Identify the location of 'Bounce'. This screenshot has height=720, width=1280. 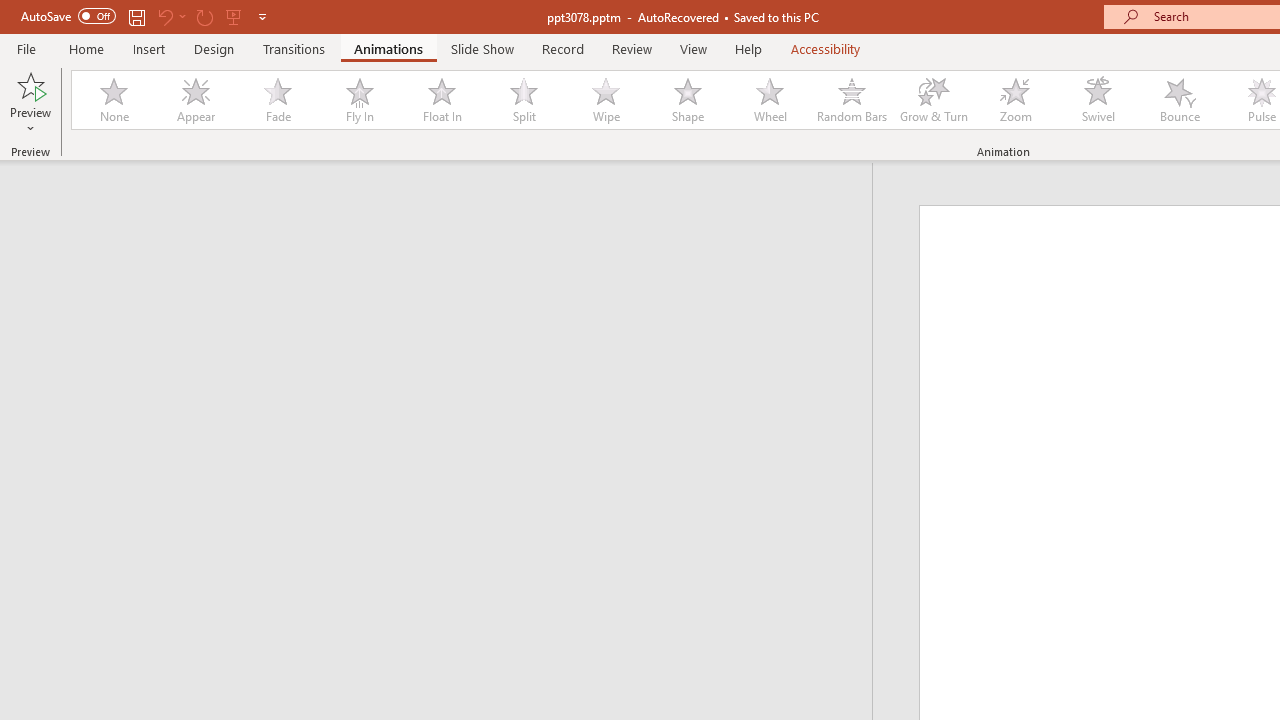
(1180, 100).